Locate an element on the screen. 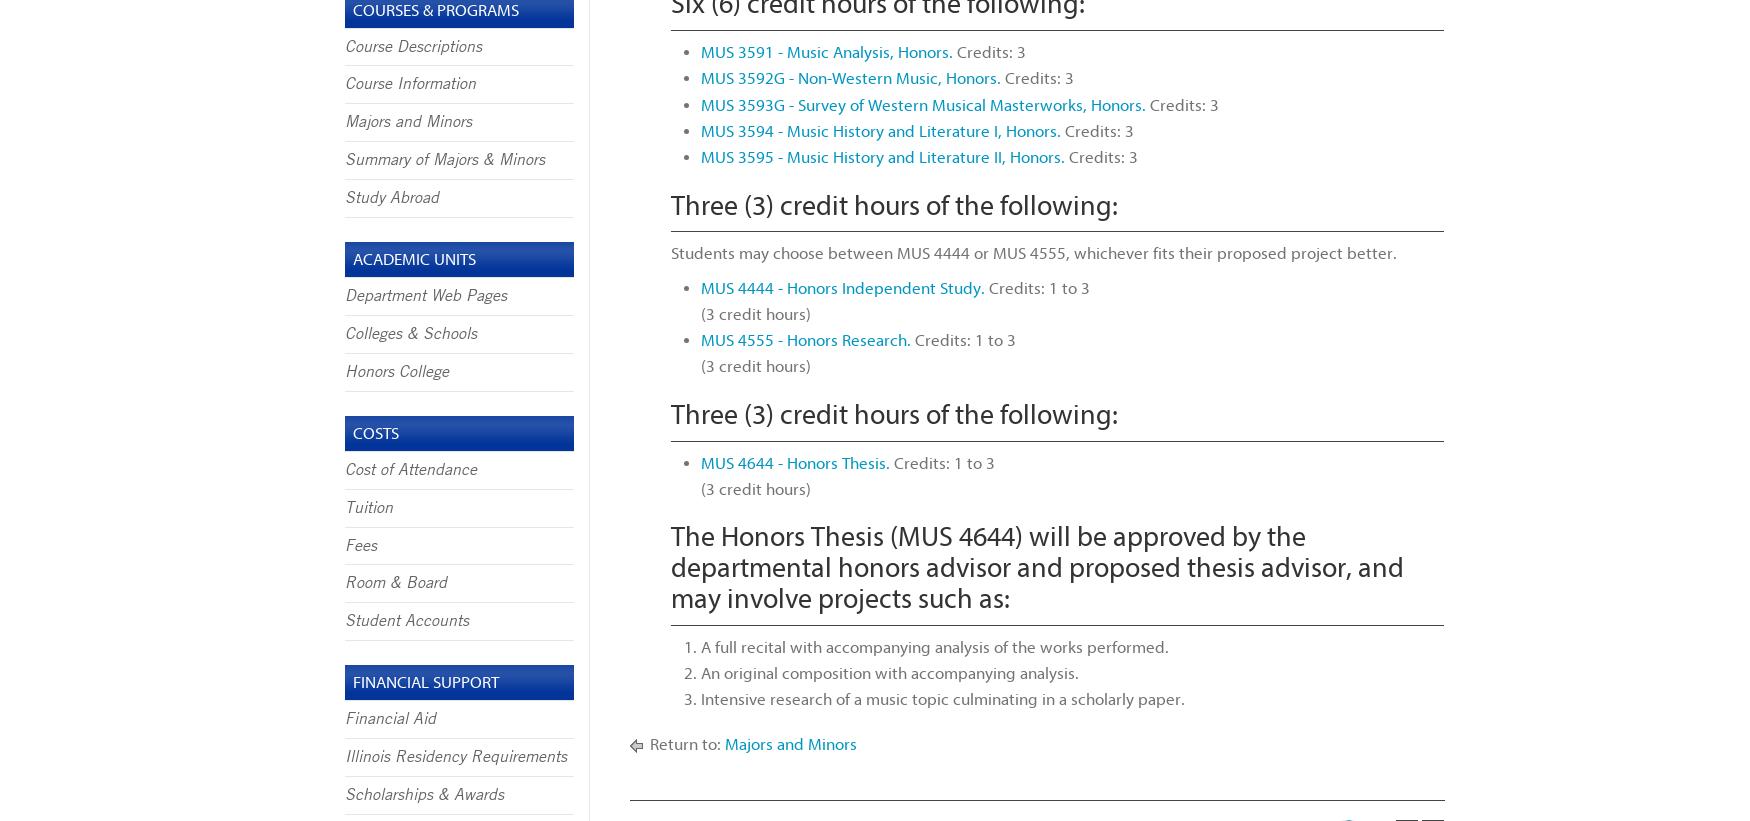 This screenshot has height=821, width=1750. 'Room & Board' is located at coordinates (395, 581).